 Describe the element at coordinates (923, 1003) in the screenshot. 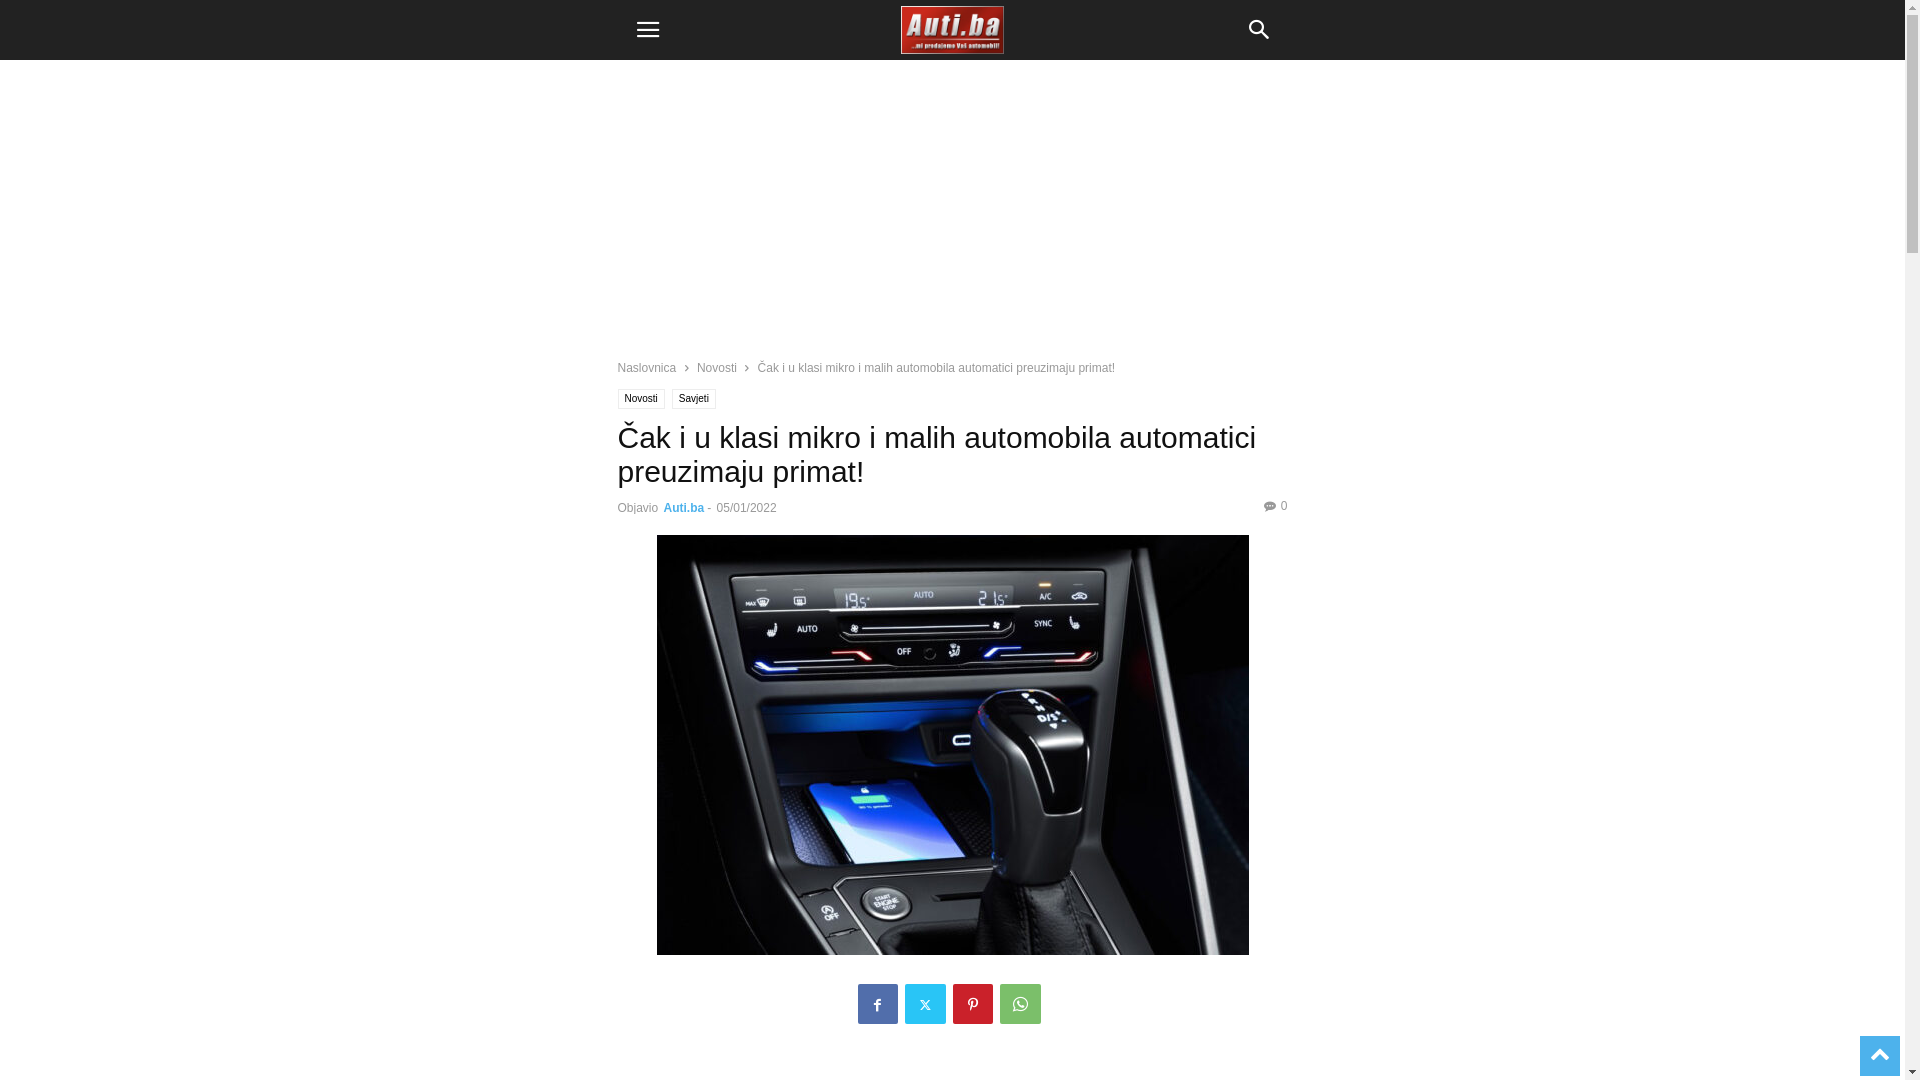

I see `'Twitter'` at that location.